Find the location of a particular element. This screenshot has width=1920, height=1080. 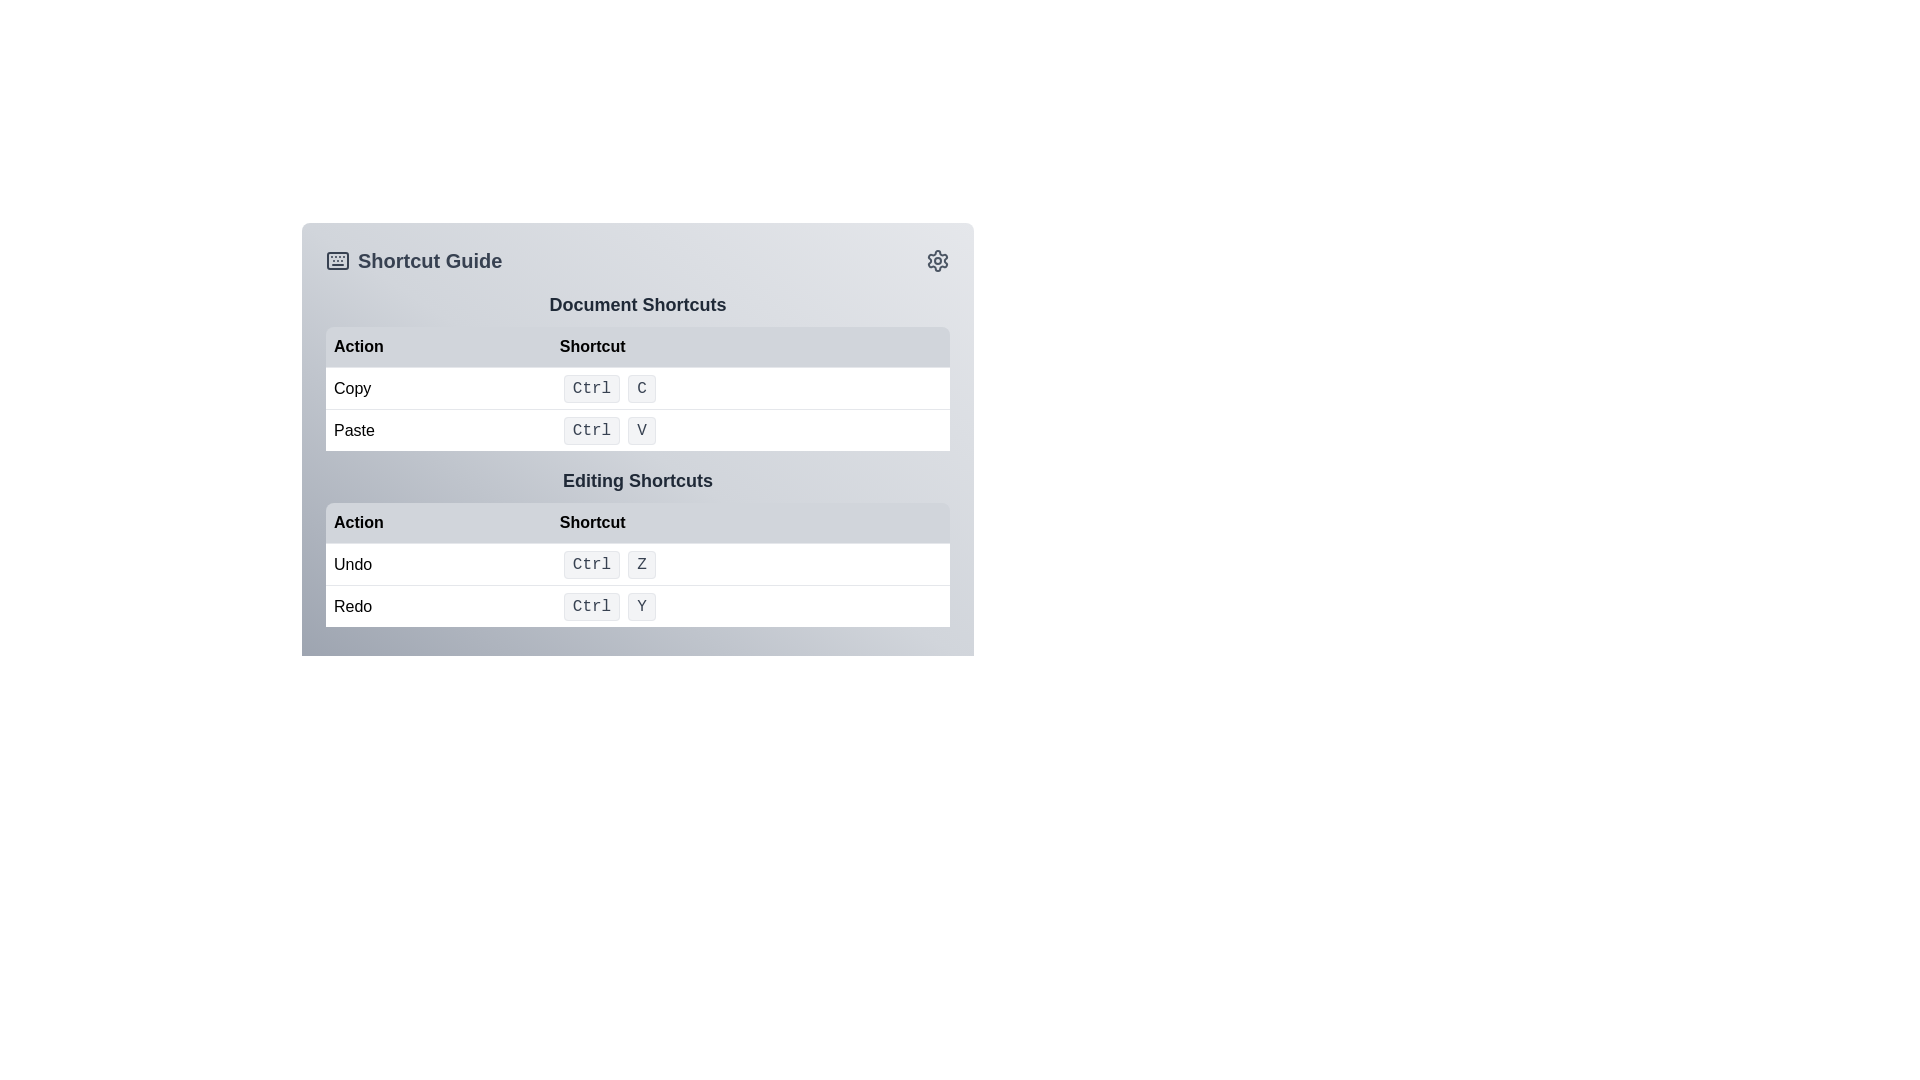

the 'Editing Shortcuts' section of the 'Shortcut Guide' interface, specifically targeting the table displaying 'Undo' and 'Redo' commands with their key combinations 'Ctrl+Z' and 'Ctrl+Y' is located at coordinates (637, 585).